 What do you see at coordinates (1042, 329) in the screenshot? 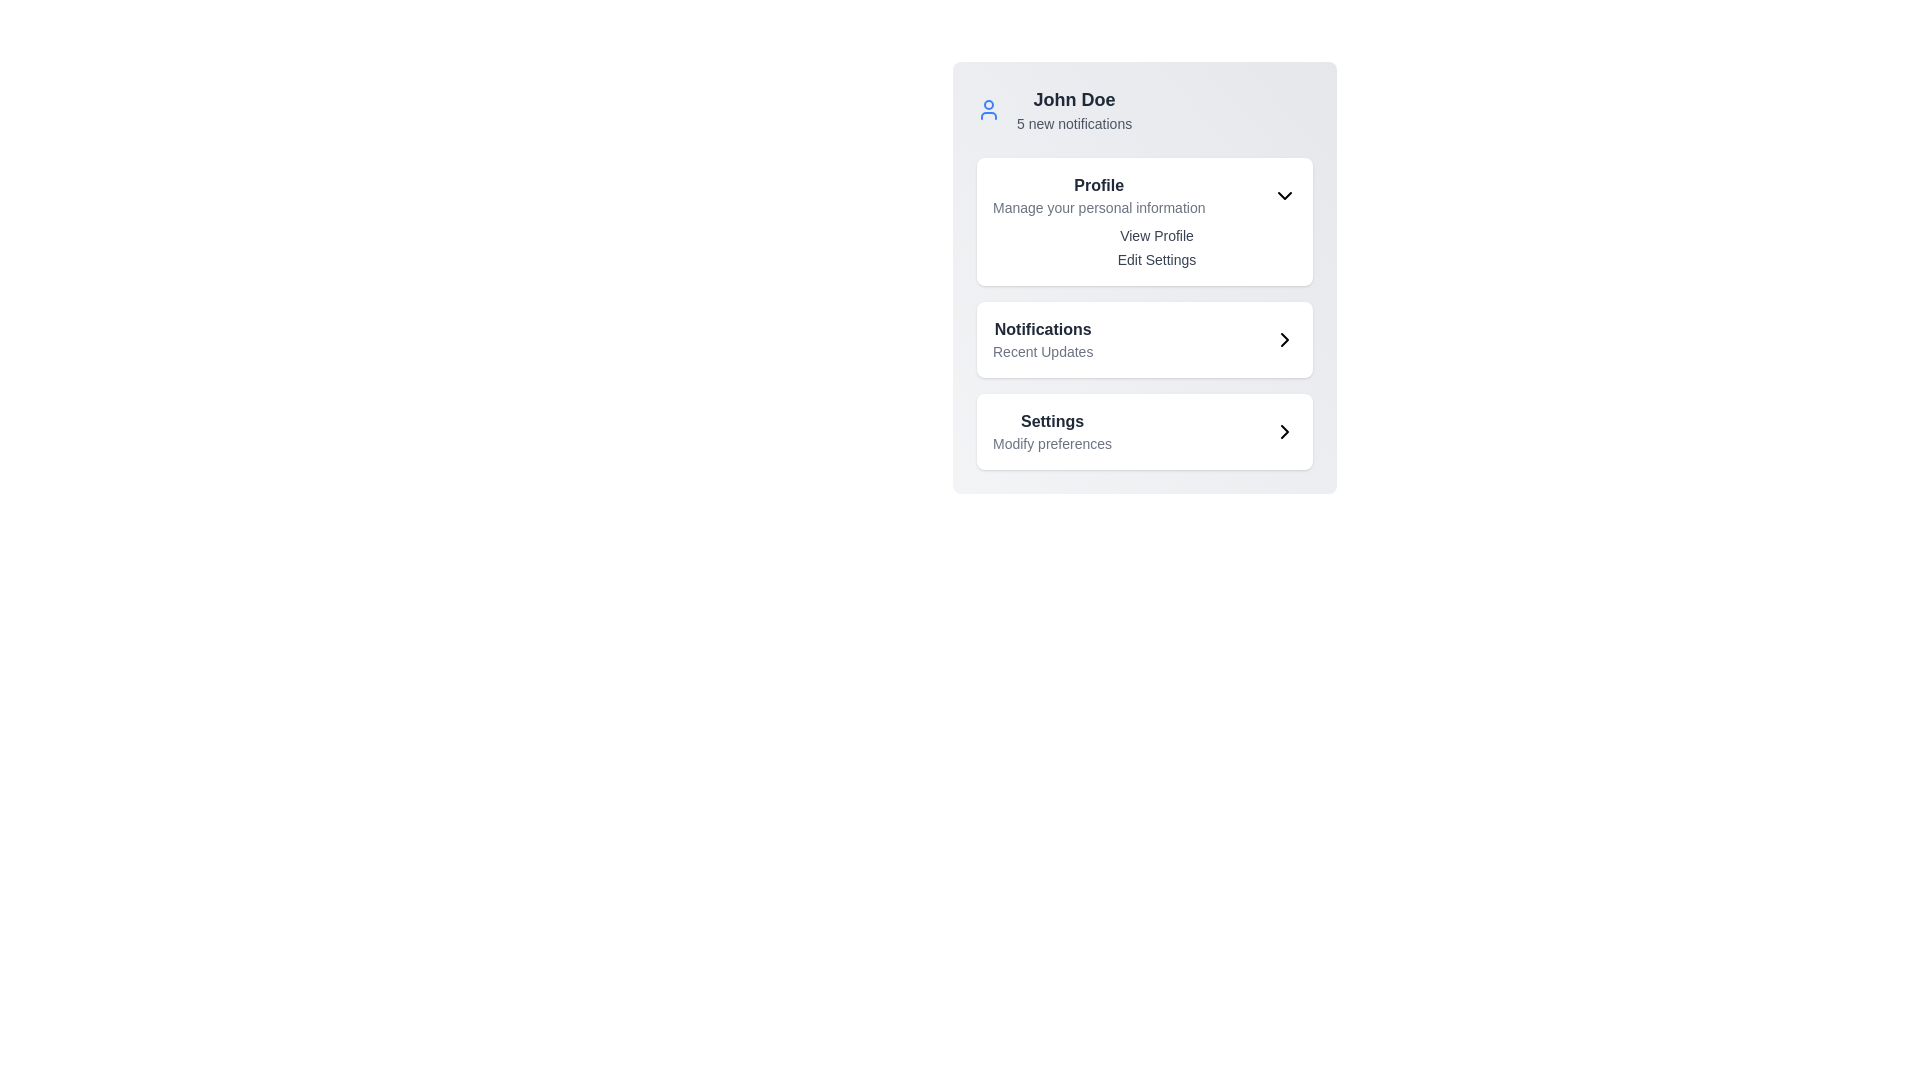
I see `the Text Label that serves as the header for the 'Notifications' section, summarizing the information below` at bounding box center [1042, 329].